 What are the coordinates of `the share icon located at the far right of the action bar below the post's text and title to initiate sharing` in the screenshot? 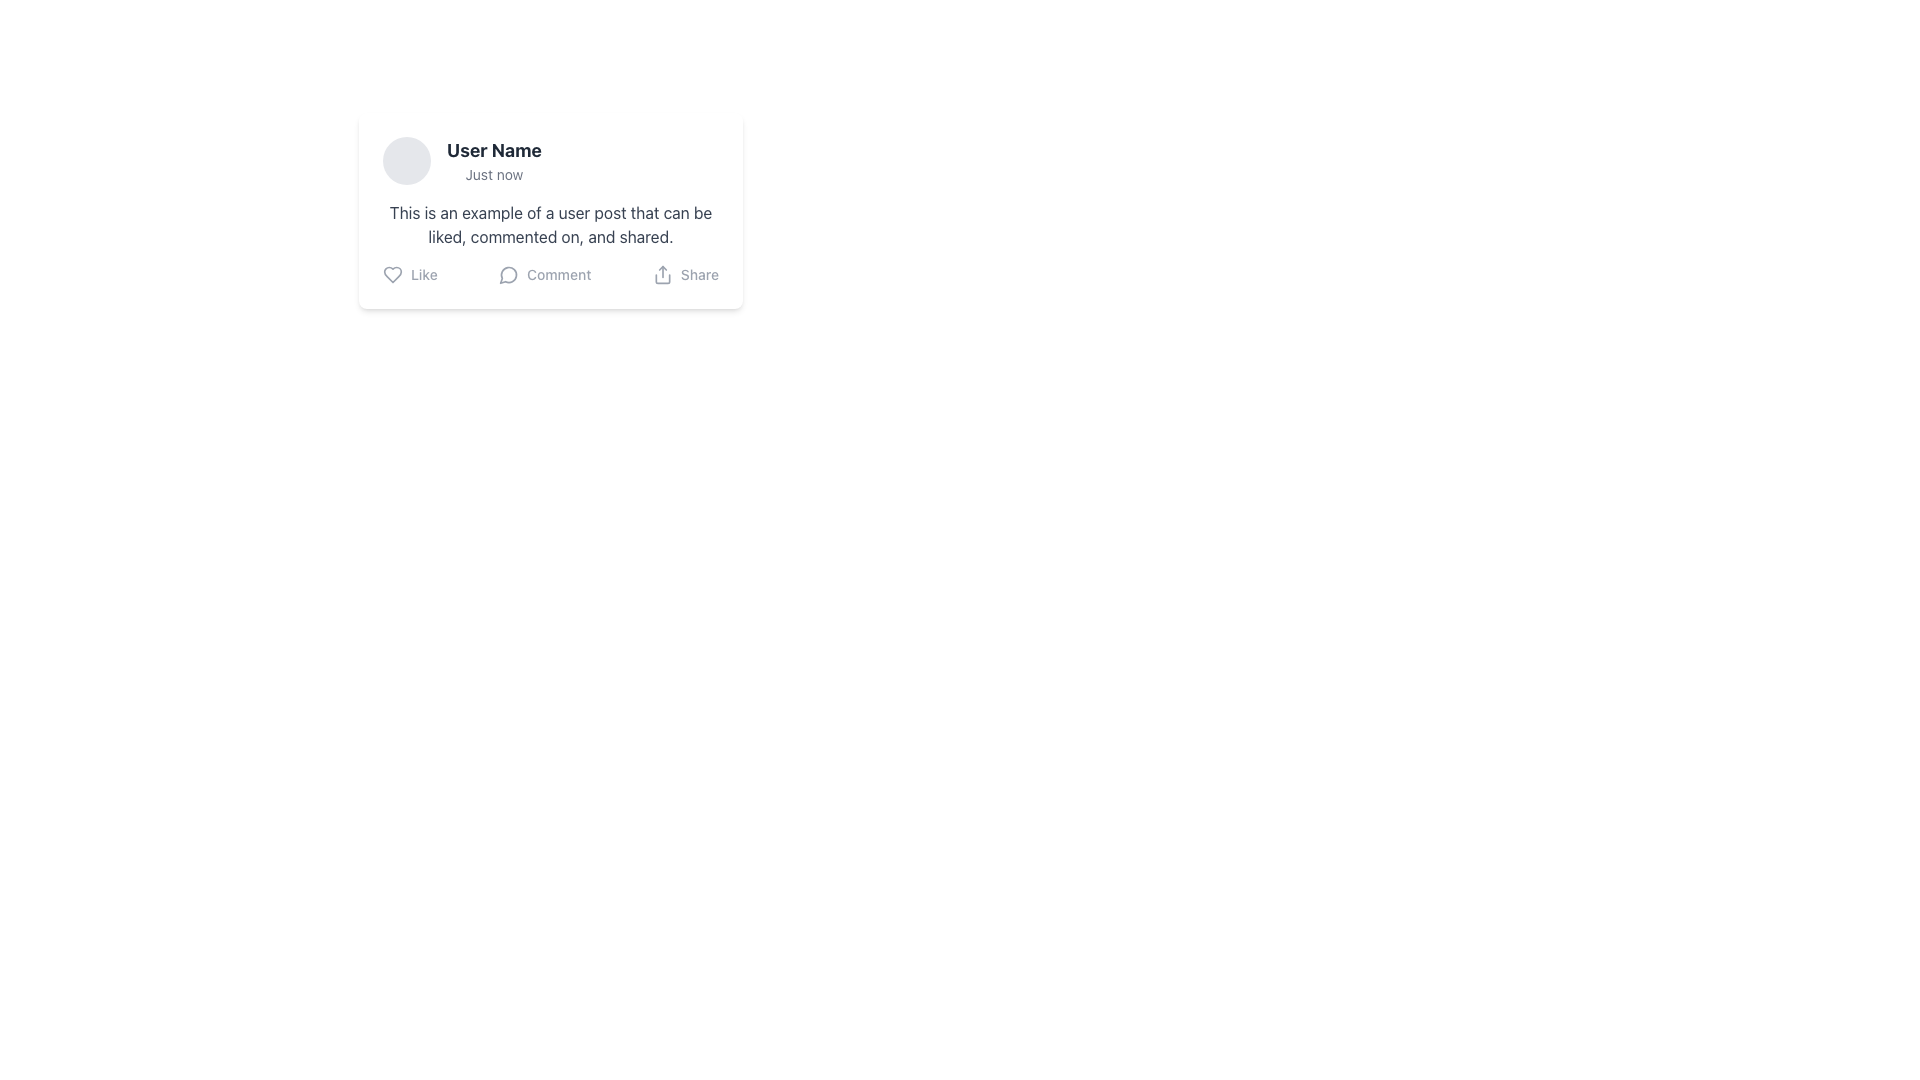 It's located at (662, 274).